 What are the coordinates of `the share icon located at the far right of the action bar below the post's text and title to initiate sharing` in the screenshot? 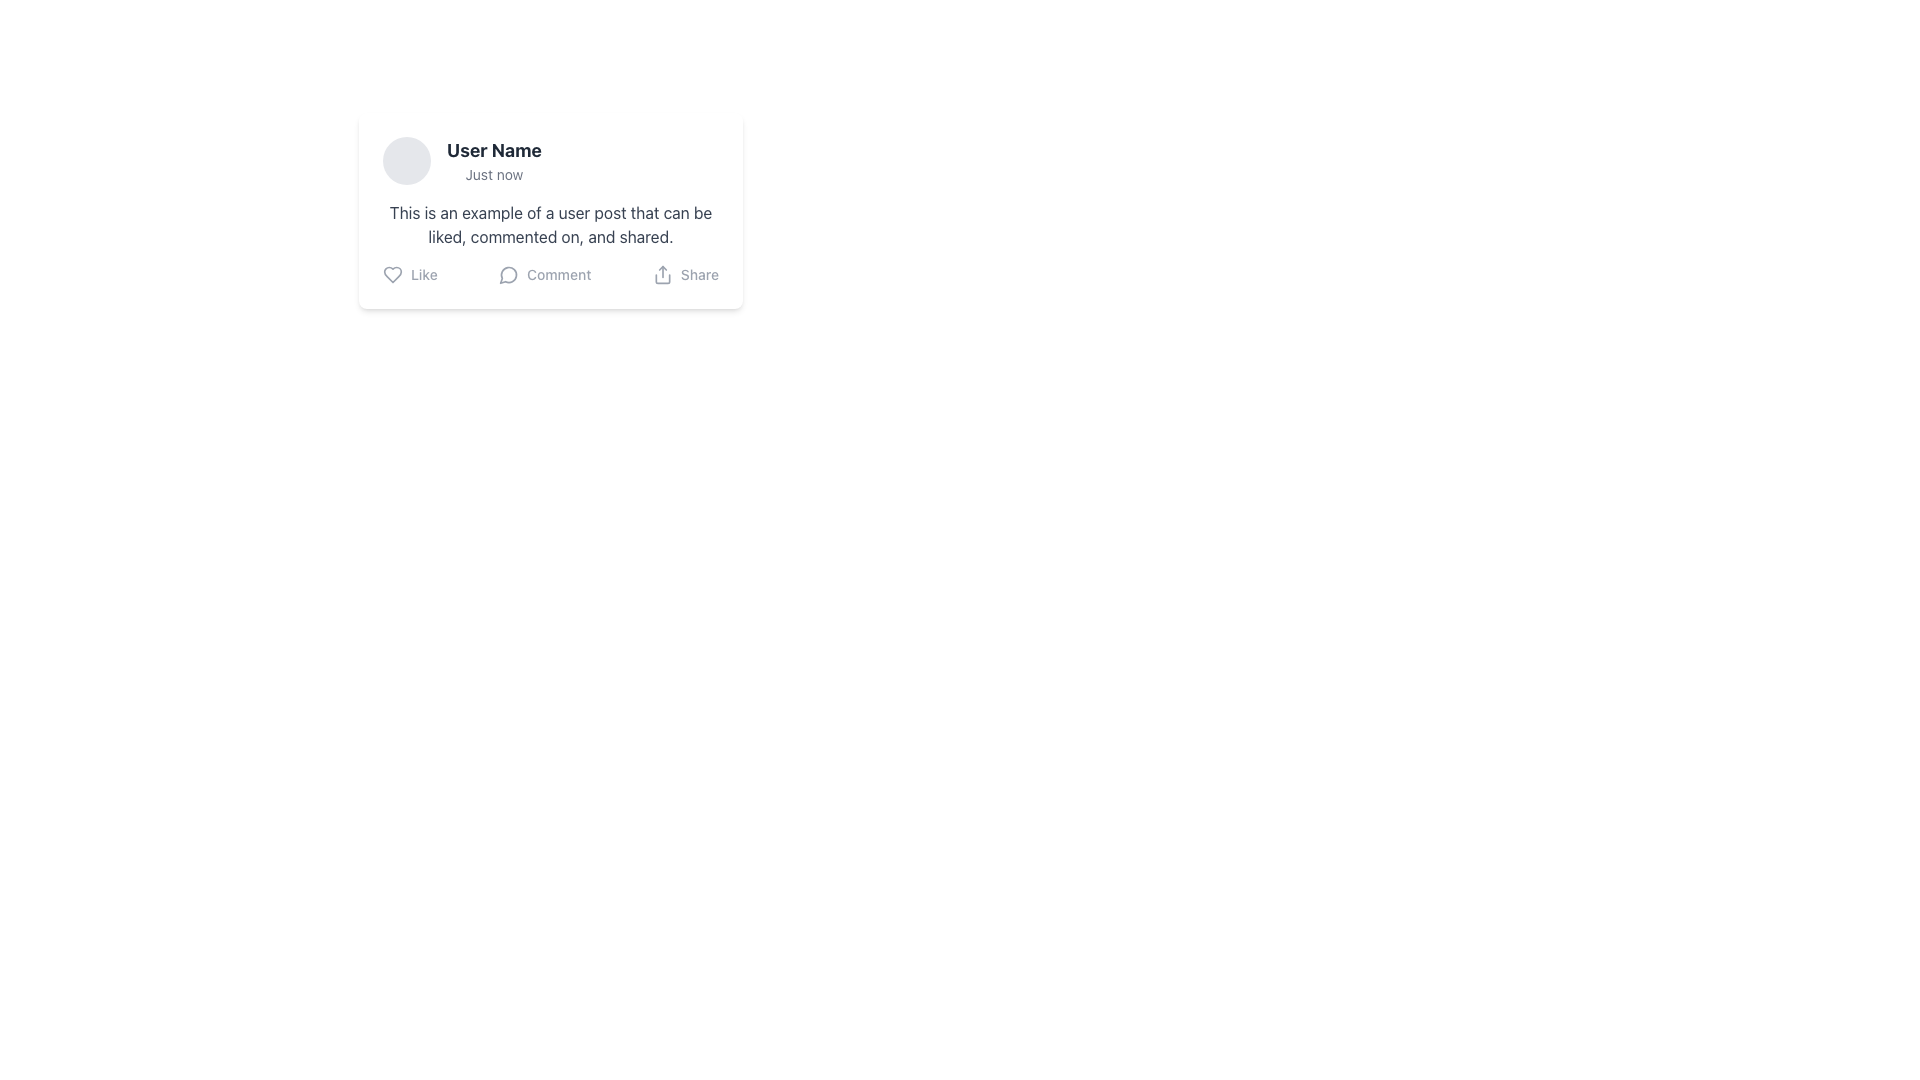 It's located at (662, 274).